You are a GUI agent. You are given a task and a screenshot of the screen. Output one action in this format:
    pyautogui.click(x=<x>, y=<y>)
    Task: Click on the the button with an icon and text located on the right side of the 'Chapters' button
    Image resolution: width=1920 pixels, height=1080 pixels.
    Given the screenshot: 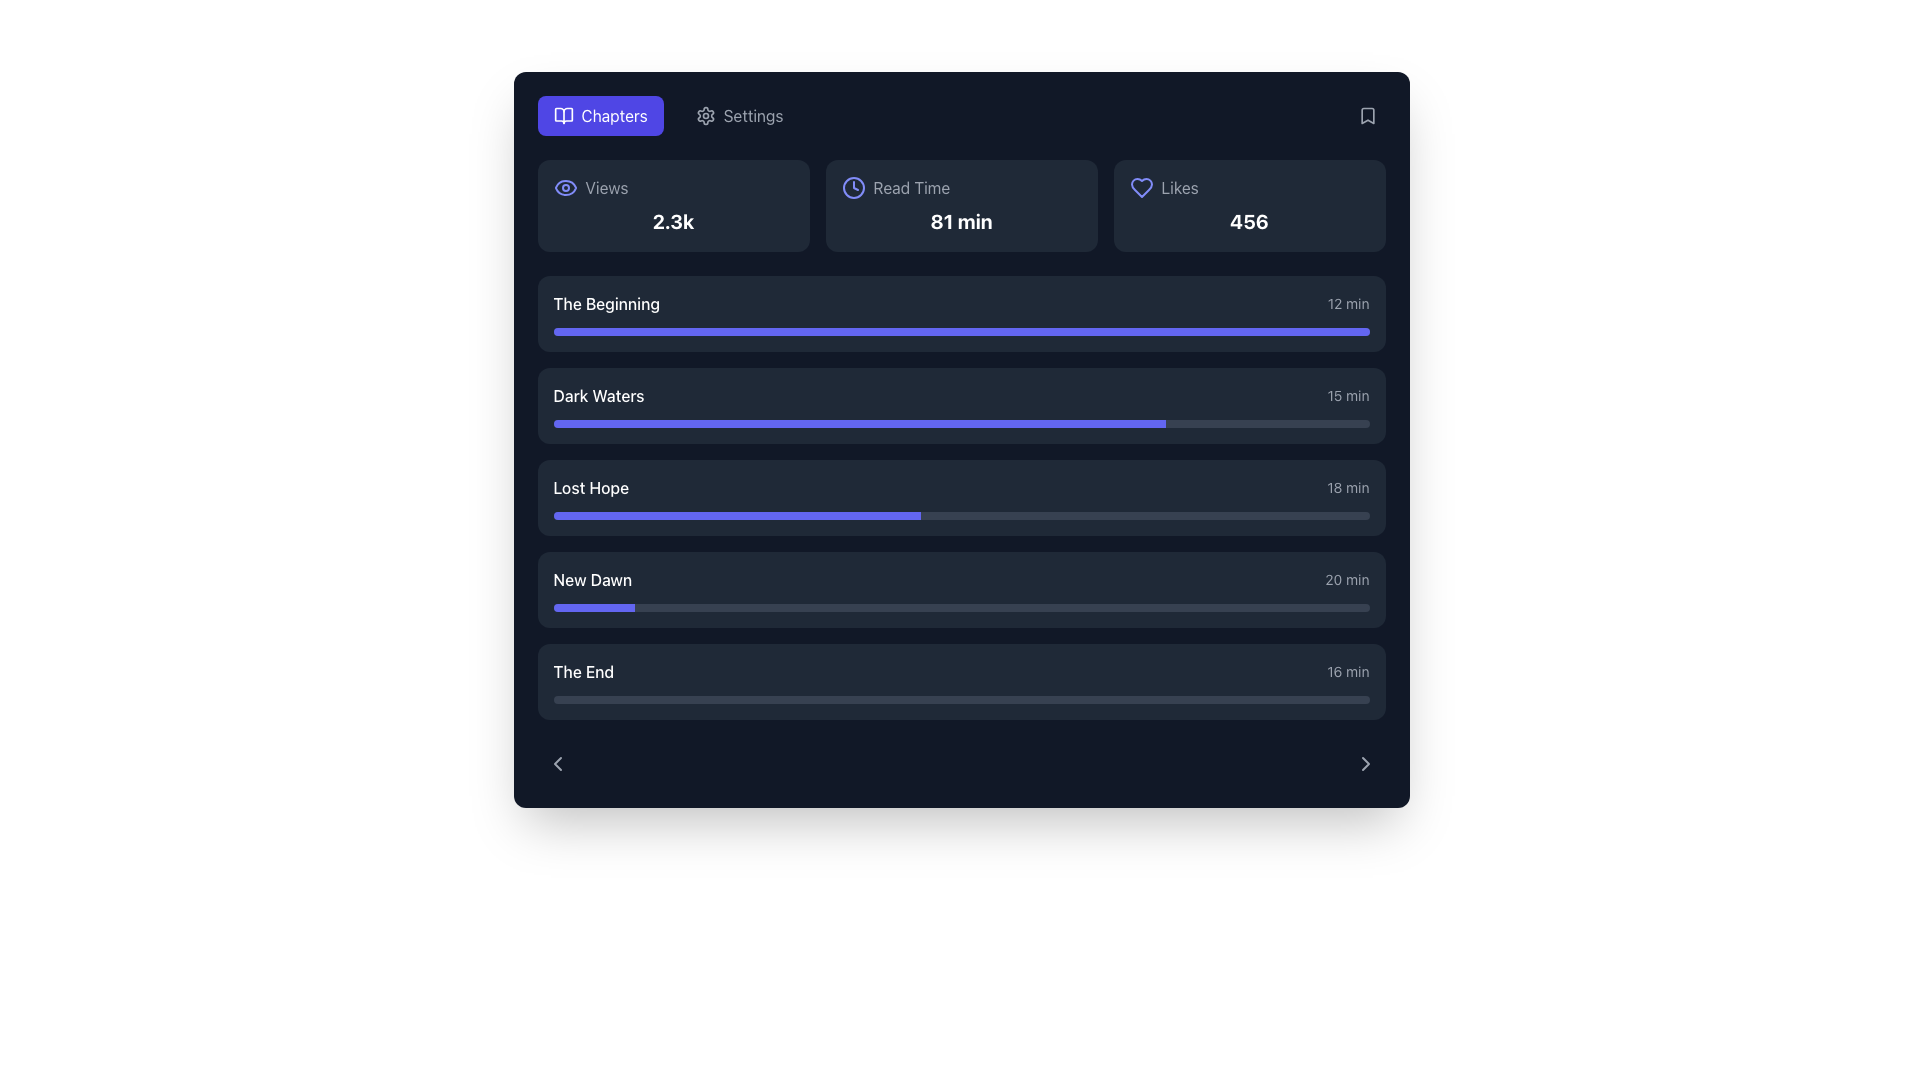 What is the action you would take?
    pyautogui.click(x=738, y=115)
    